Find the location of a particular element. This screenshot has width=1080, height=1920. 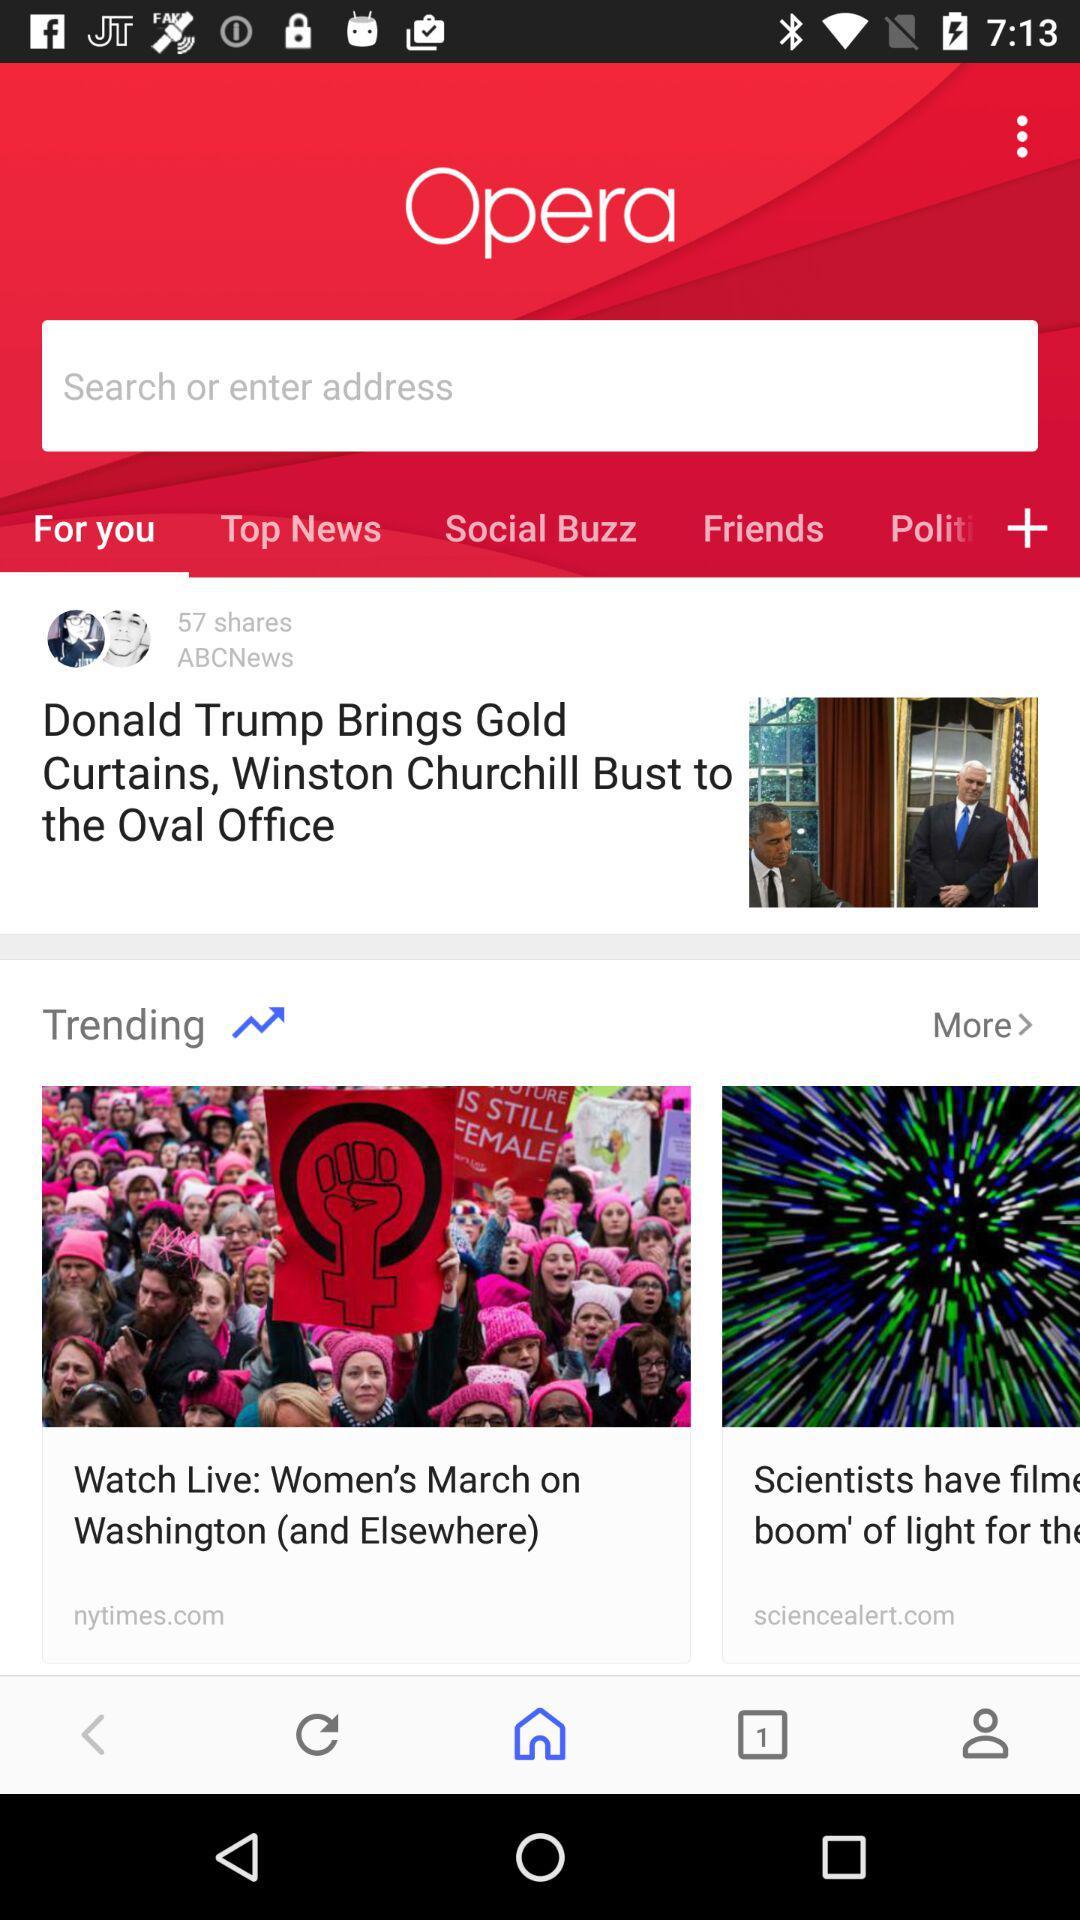

the add option under search bar is located at coordinates (1027, 528).